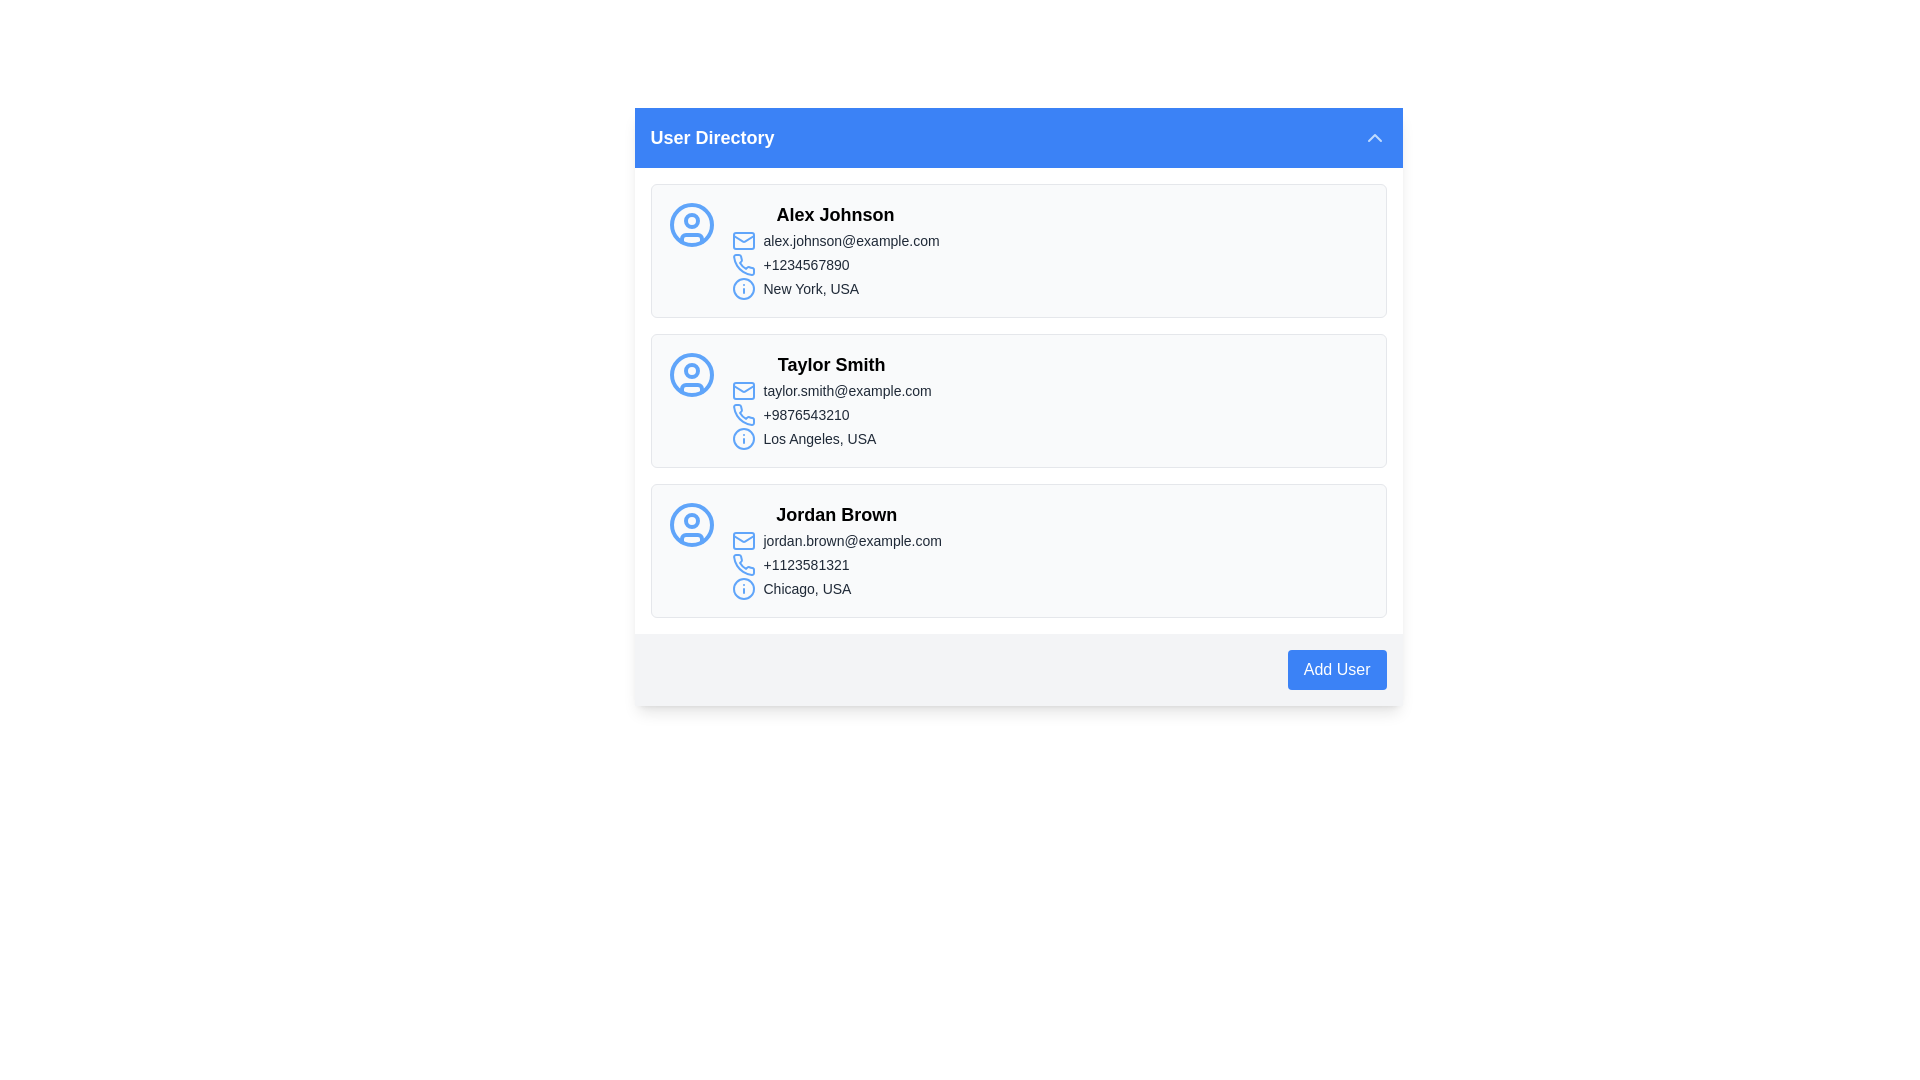 The image size is (1920, 1080). I want to click on the text 'Chicago, USA' with the information icon next to it, located in the bottom row of Jordan Brown's user card, so click(836, 588).